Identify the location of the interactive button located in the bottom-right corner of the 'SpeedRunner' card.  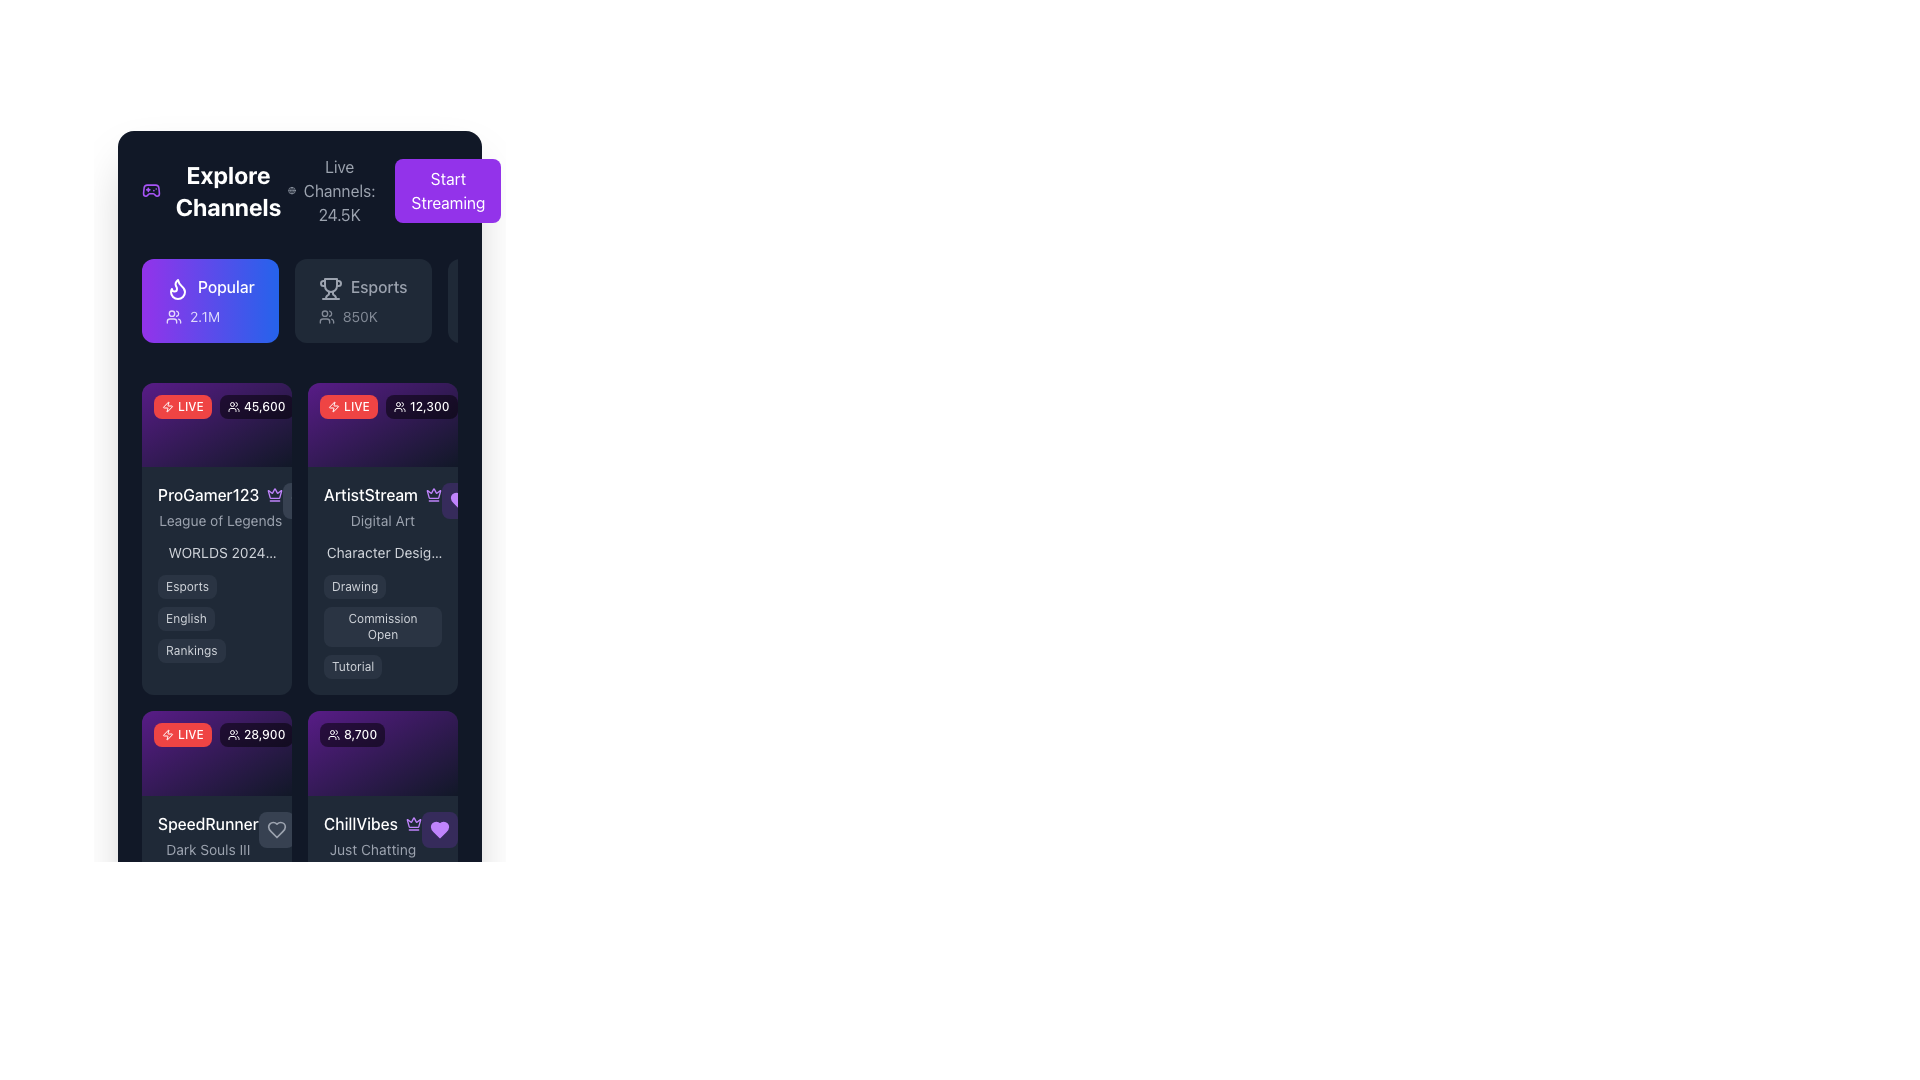
(275, 829).